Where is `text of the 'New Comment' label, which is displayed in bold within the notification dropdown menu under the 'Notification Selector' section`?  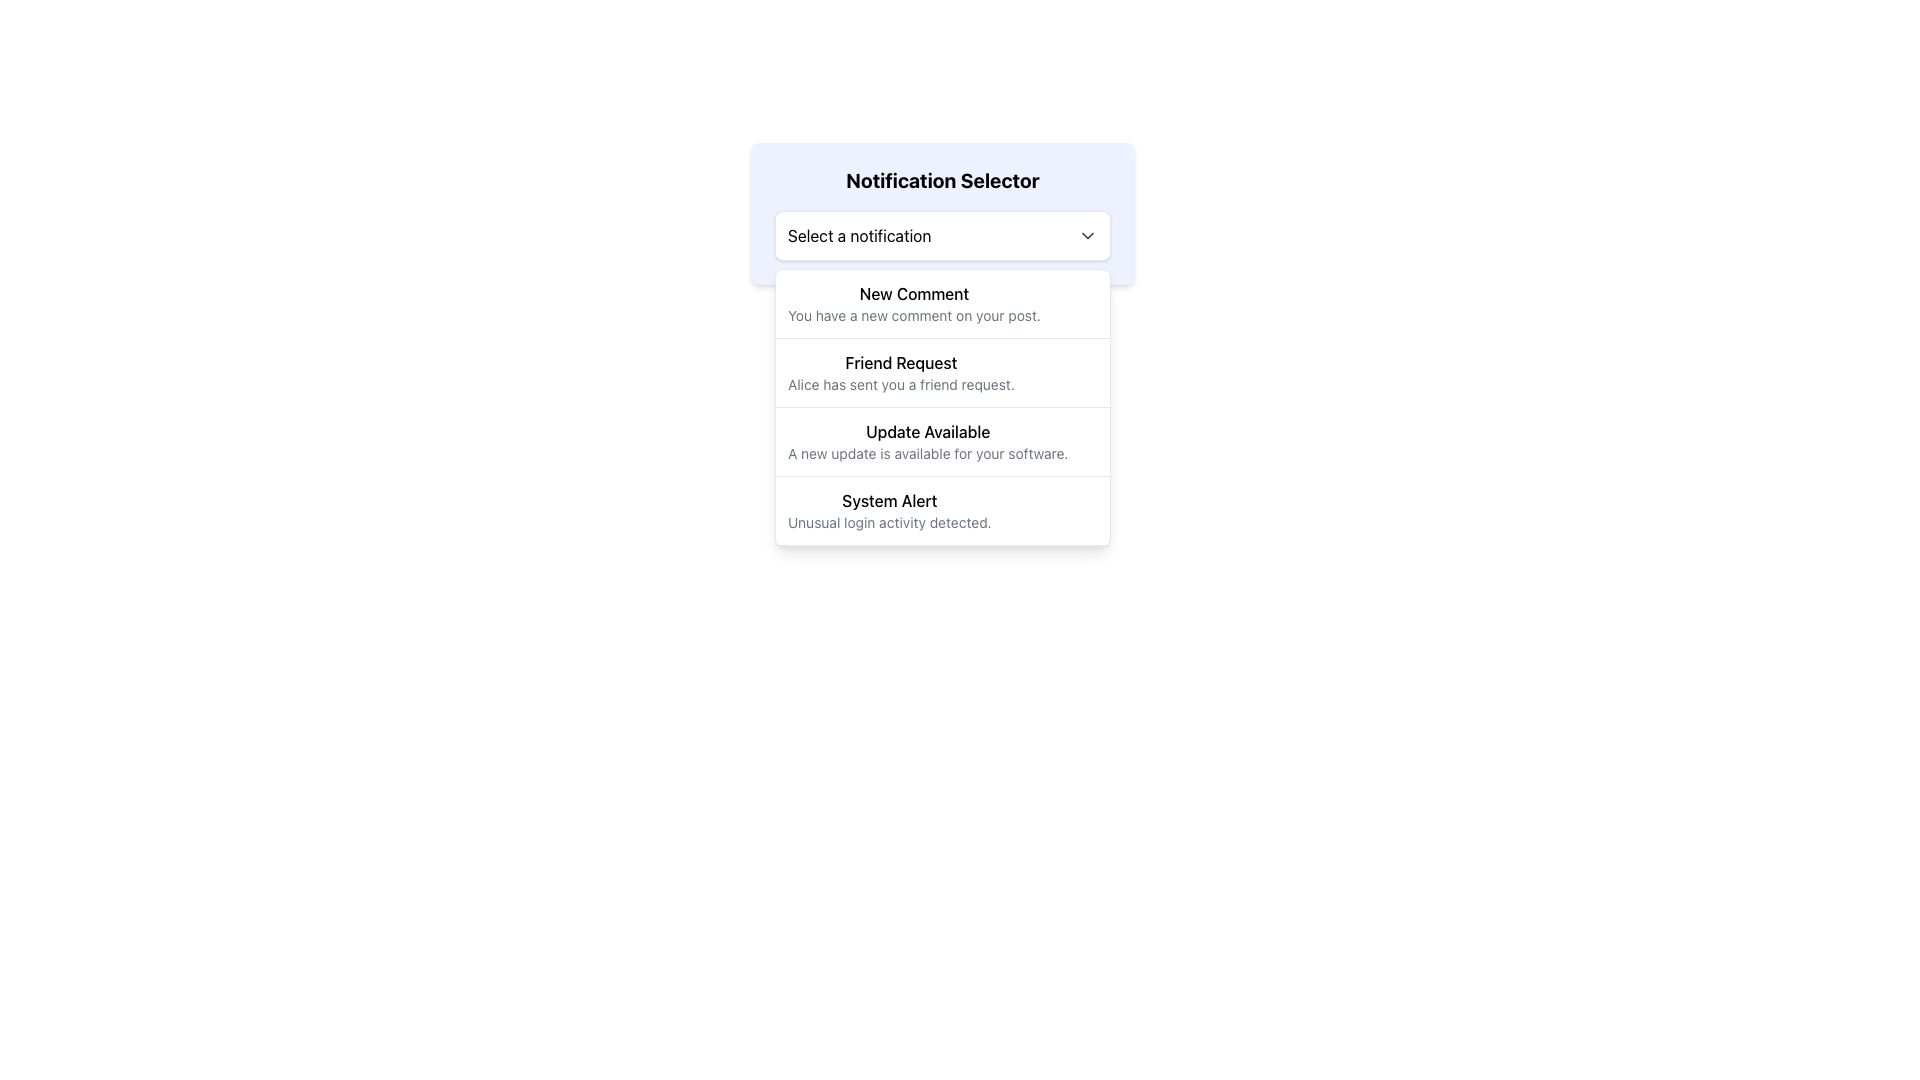
text of the 'New Comment' label, which is displayed in bold within the notification dropdown menu under the 'Notification Selector' section is located at coordinates (913, 293).